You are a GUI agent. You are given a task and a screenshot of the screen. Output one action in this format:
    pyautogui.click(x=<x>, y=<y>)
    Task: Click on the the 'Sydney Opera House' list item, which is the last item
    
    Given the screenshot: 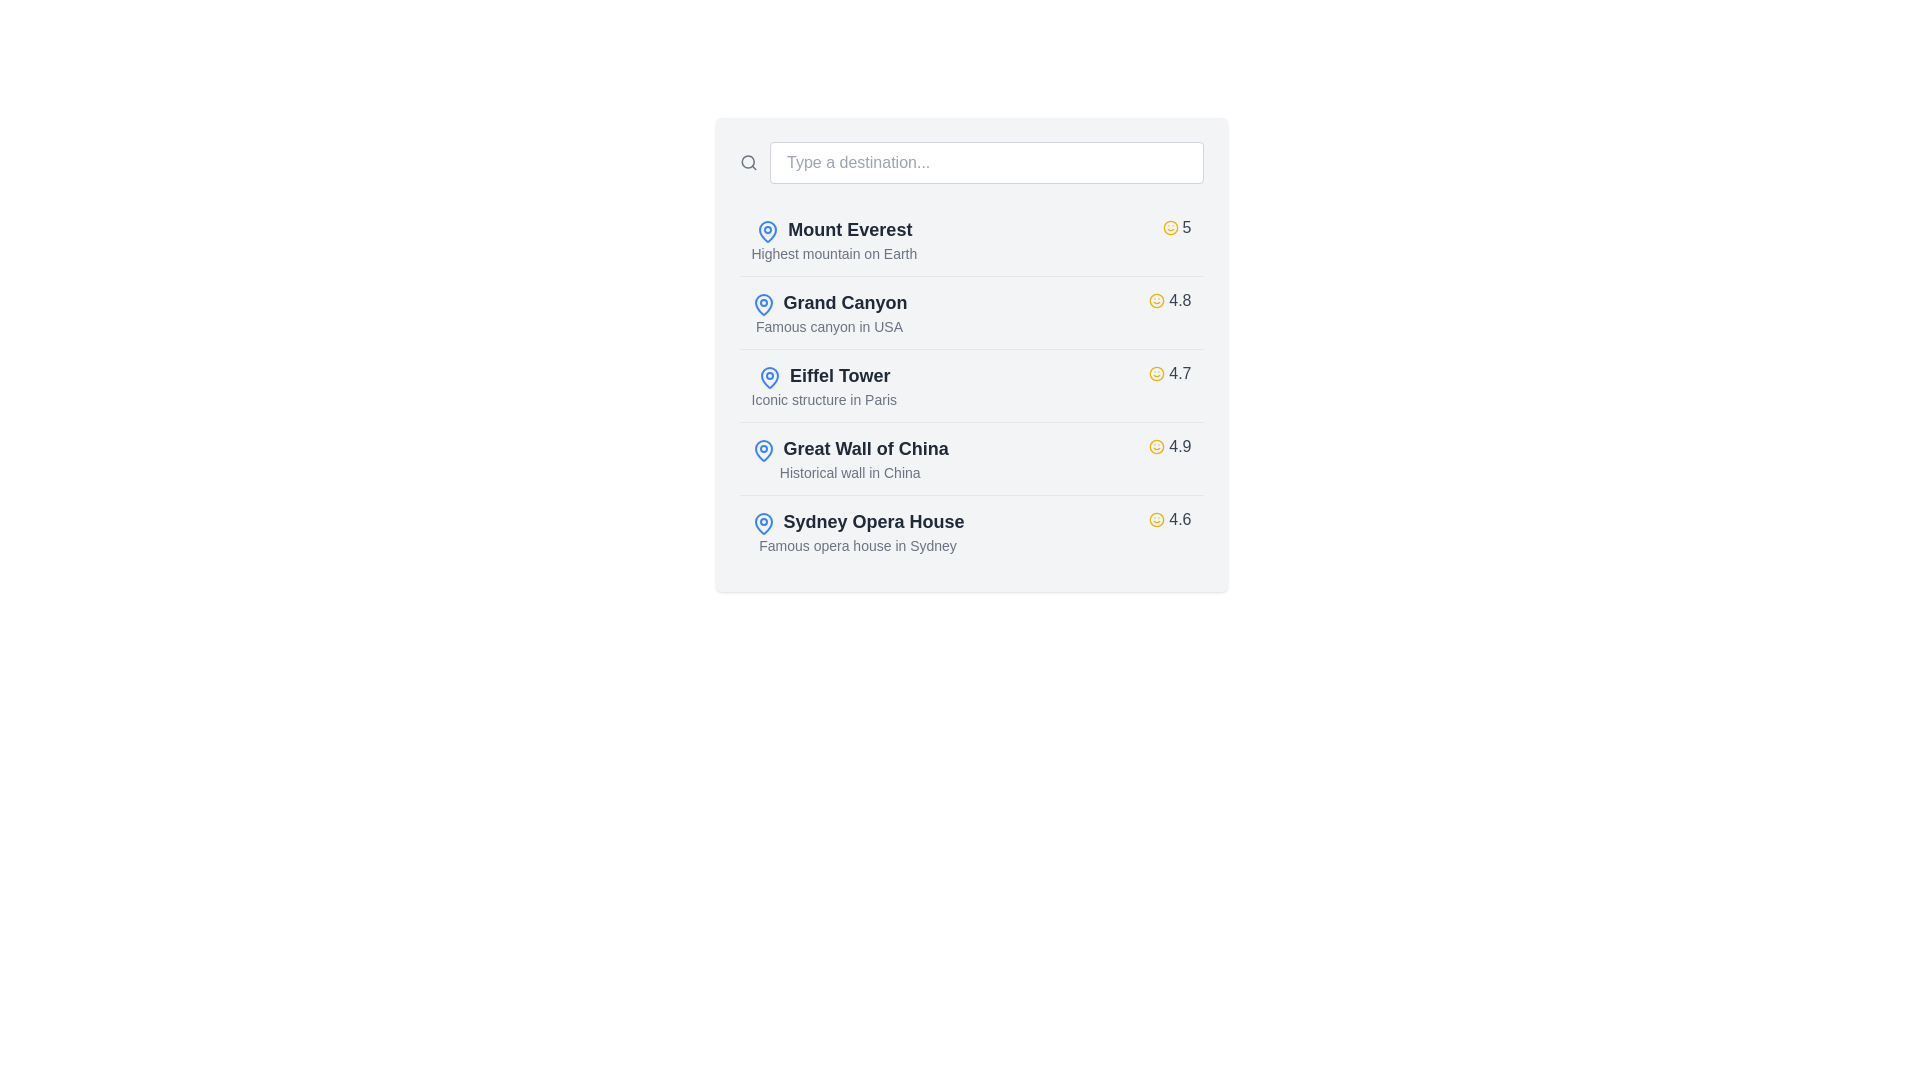 What is the action you would take?
    pyautogui.click(x=858, y=531)
    